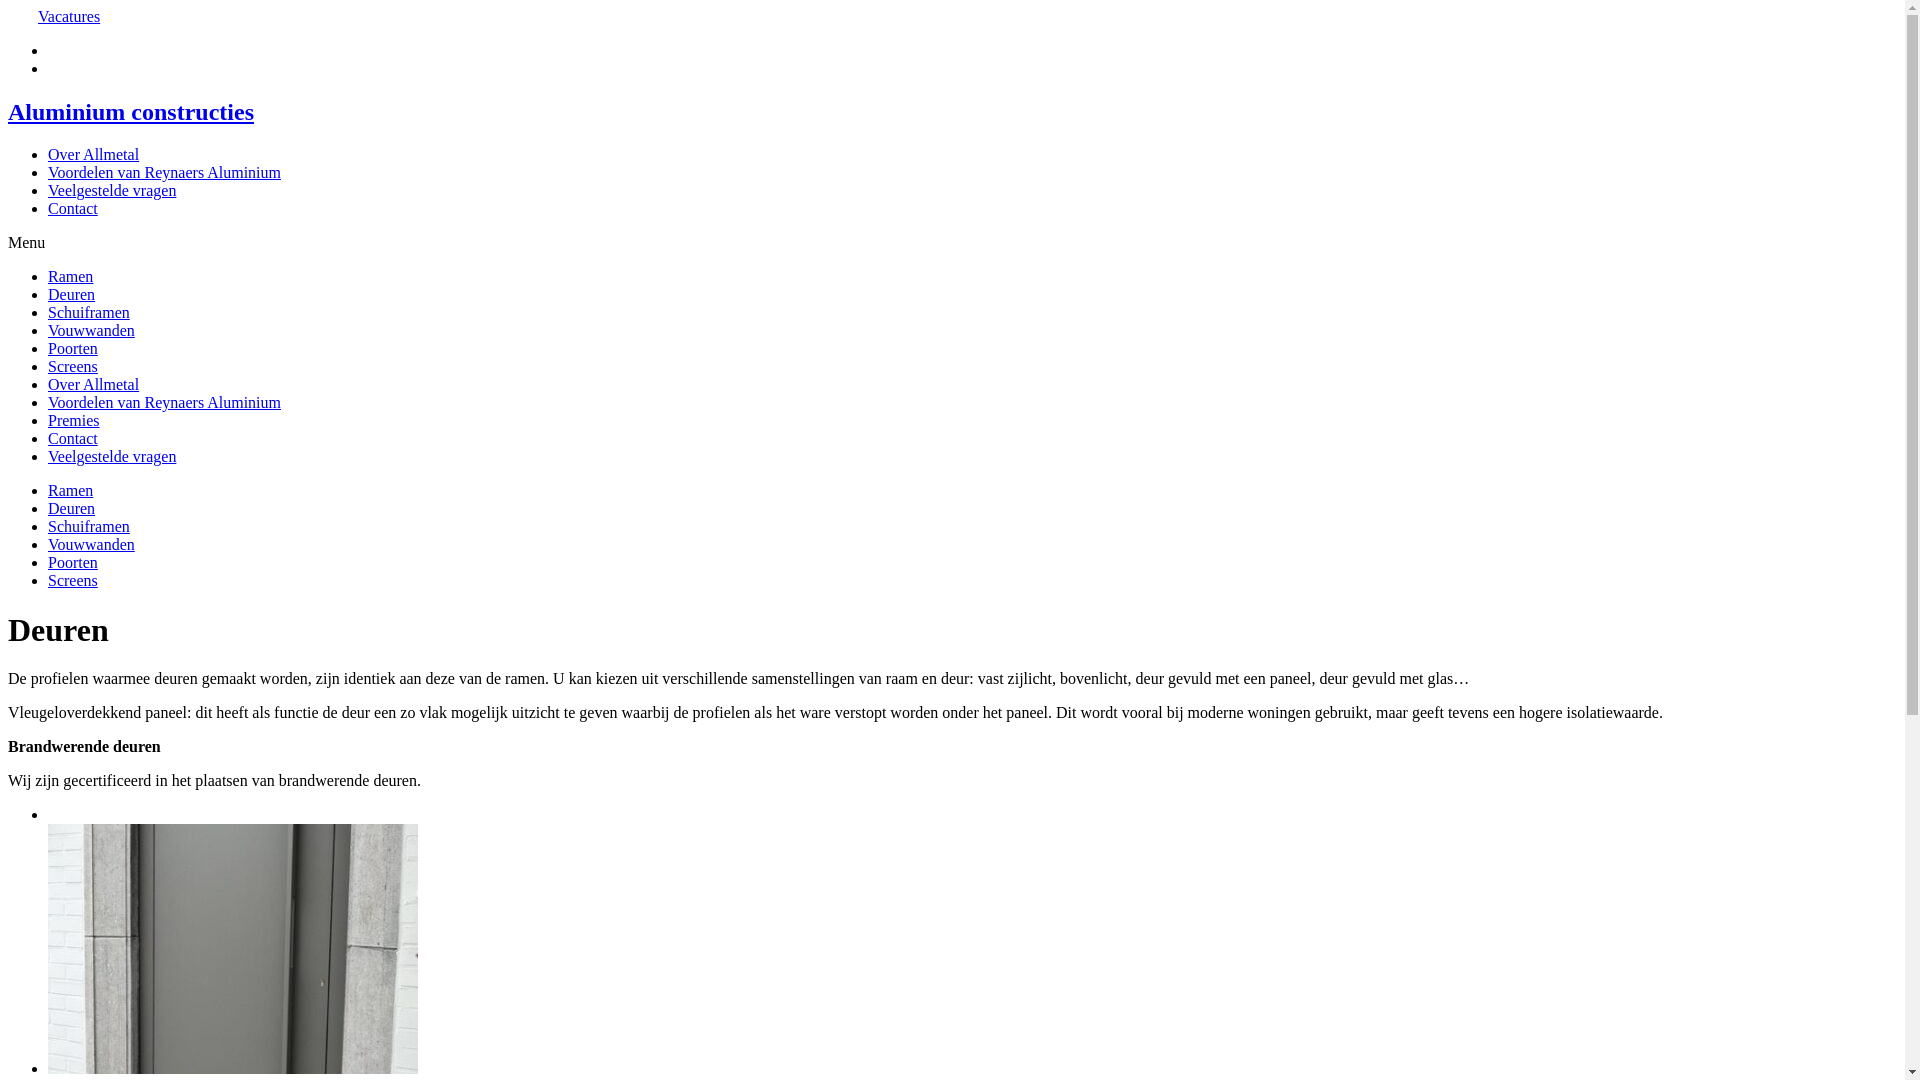 The width and height of the screenshot is (1920, 1080). I want to click on 'Premies', so click(73, 419).